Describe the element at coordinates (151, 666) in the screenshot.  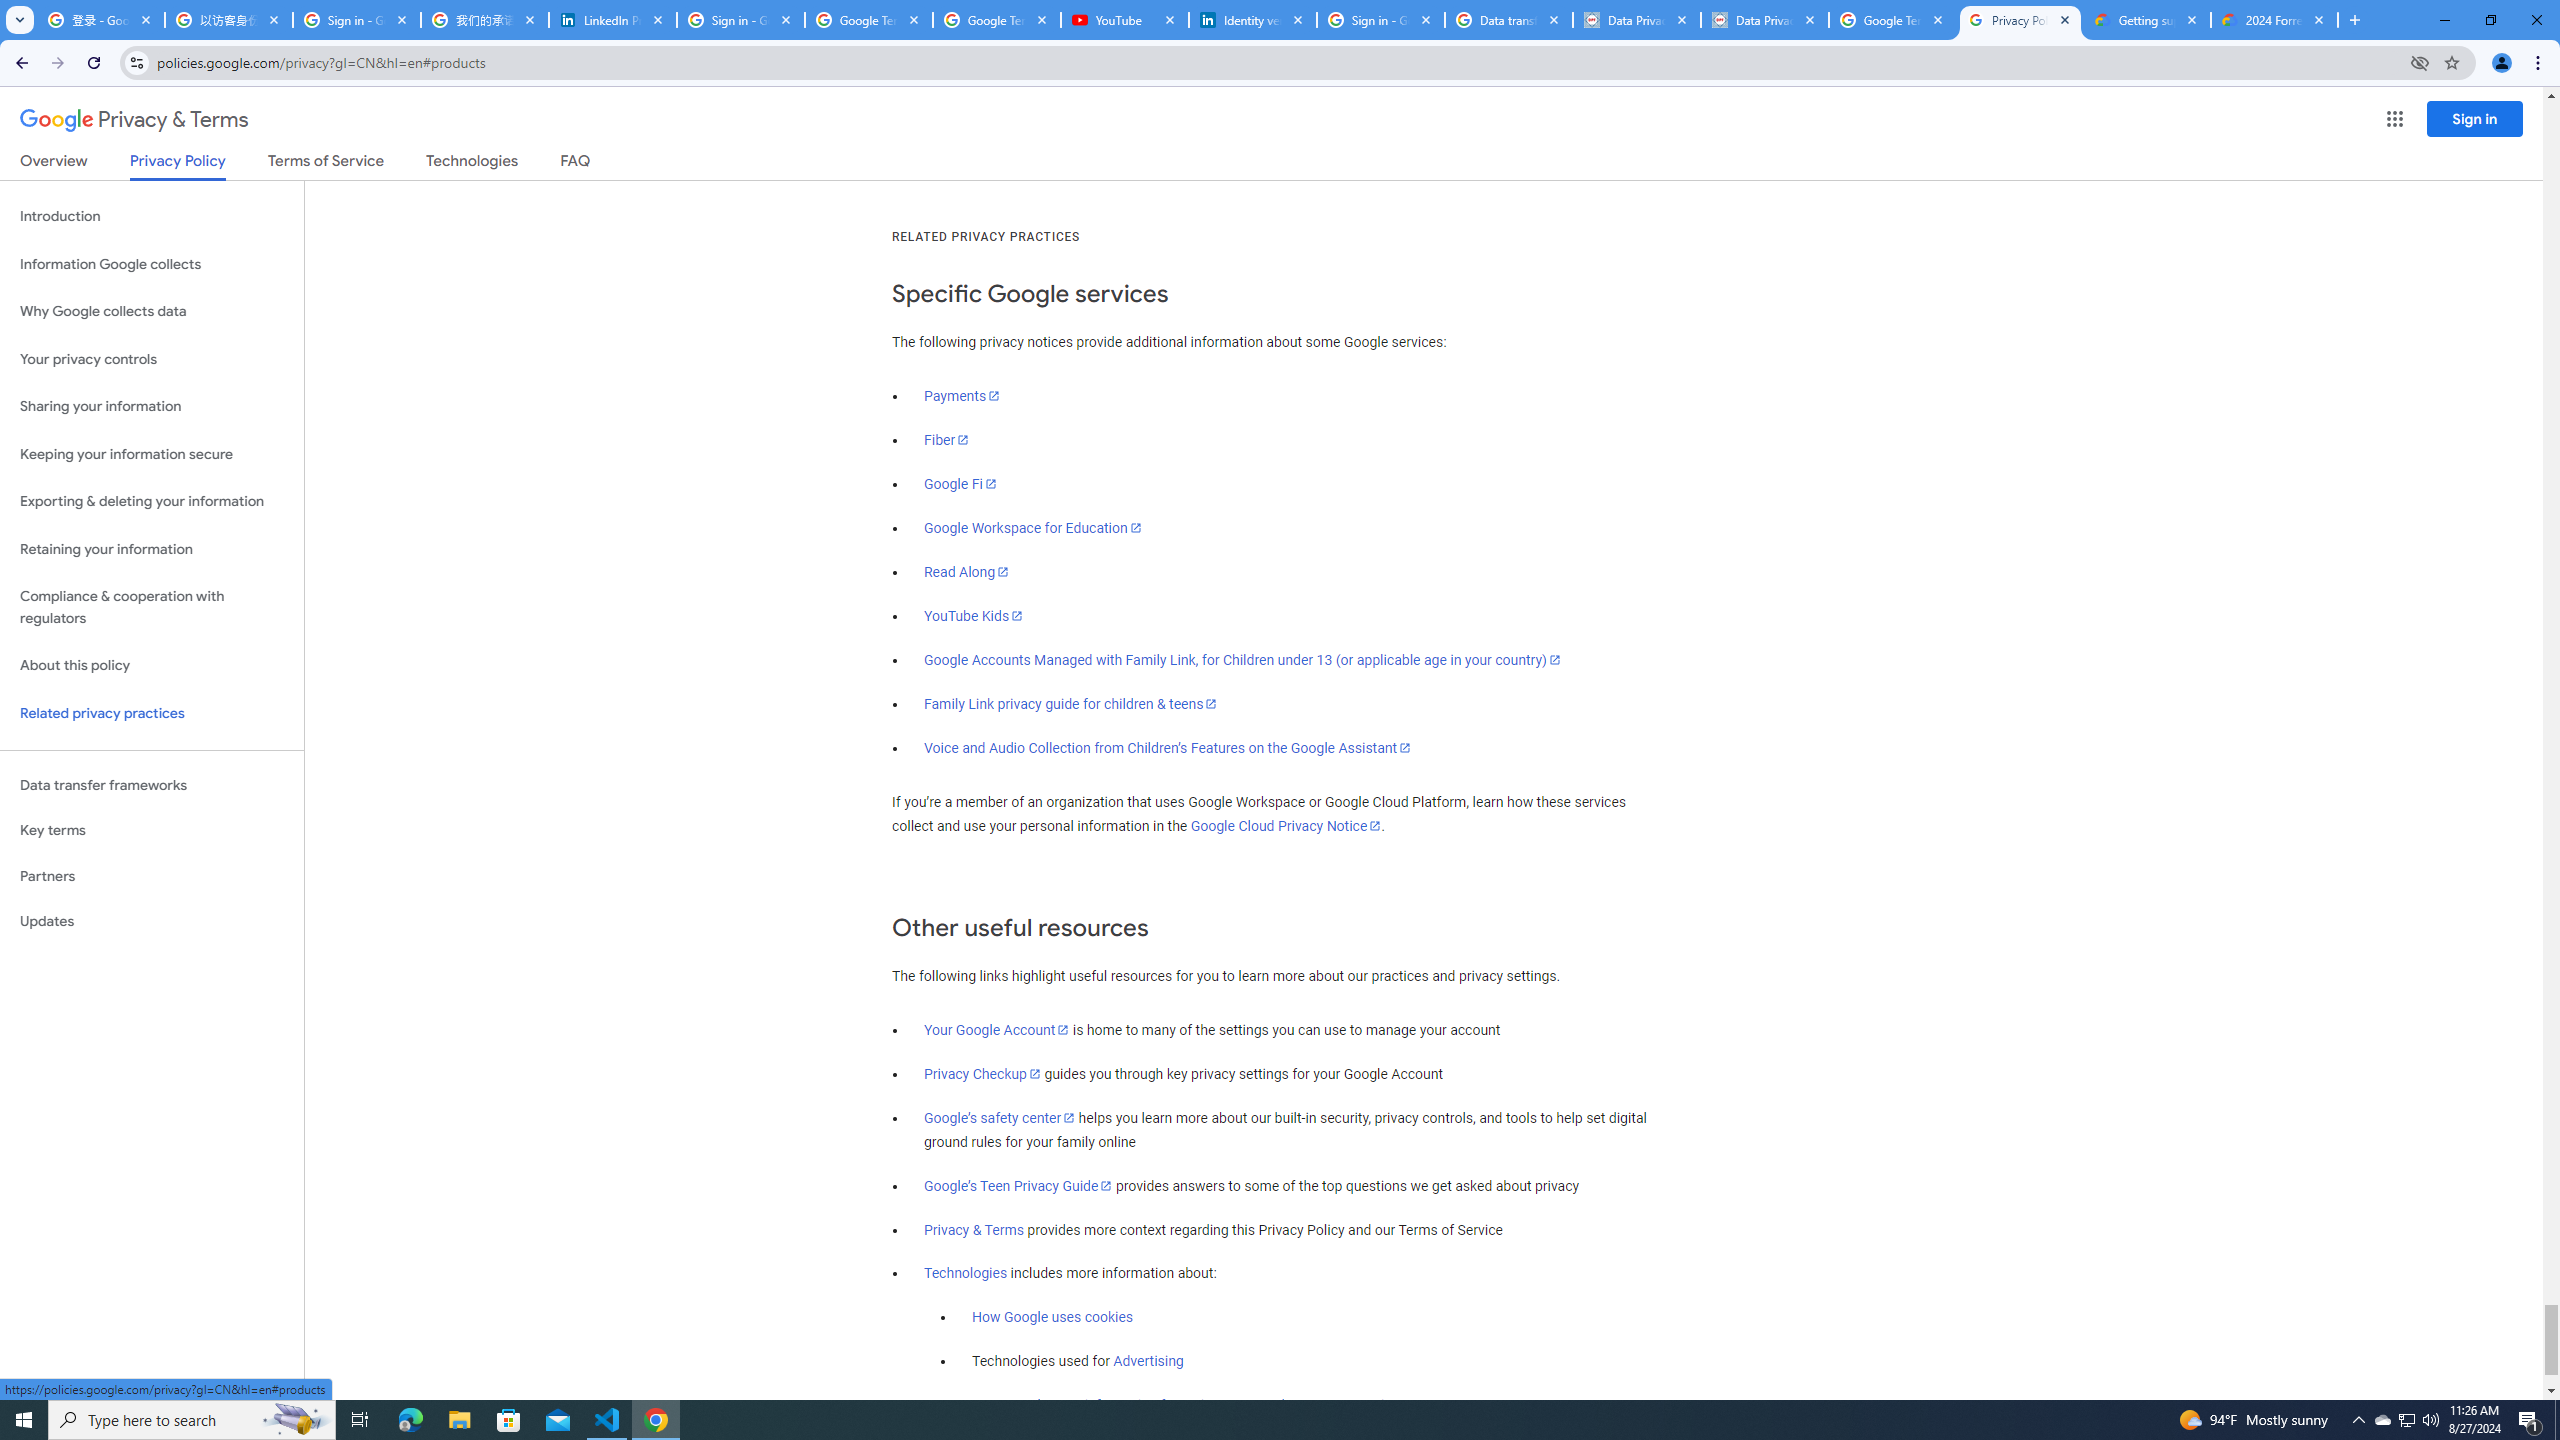
I see `'About this policy'` at that location.